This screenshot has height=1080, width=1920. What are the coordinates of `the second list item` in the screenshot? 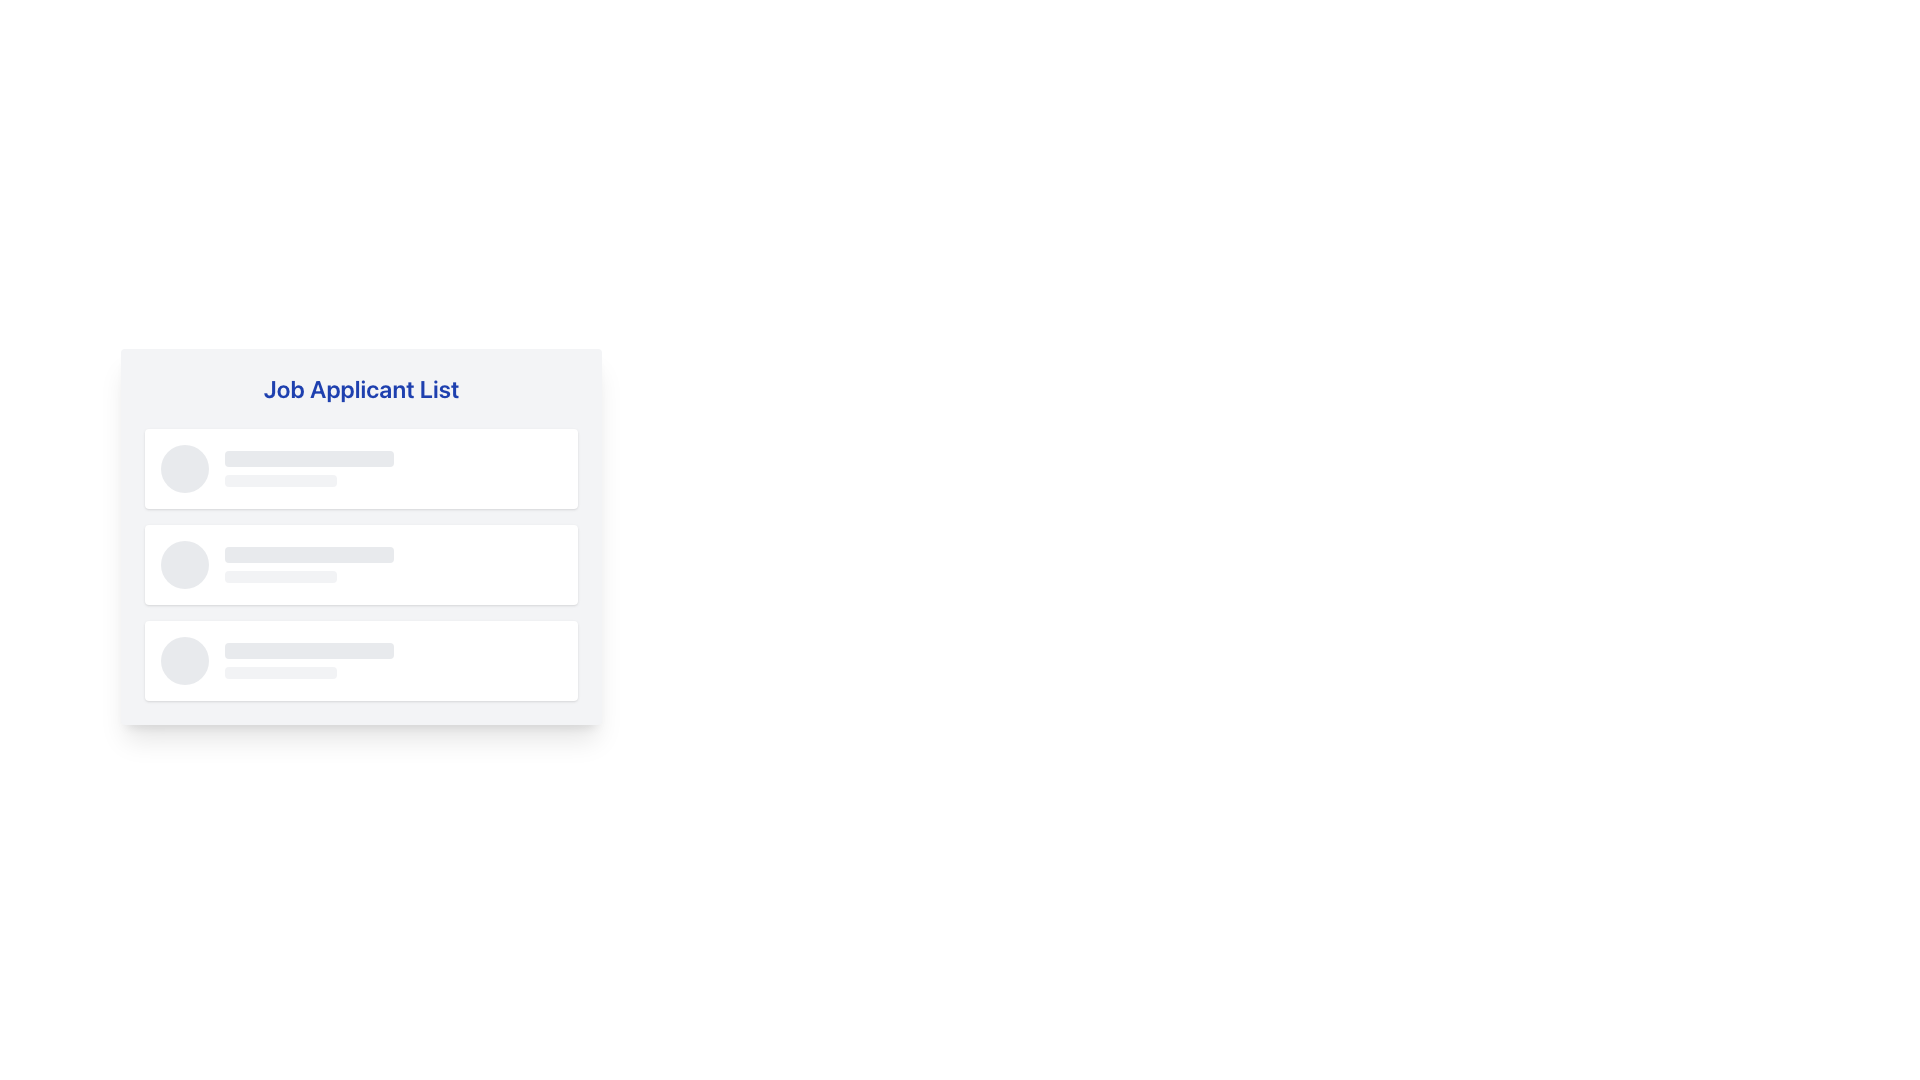 It's located at (361, 564).